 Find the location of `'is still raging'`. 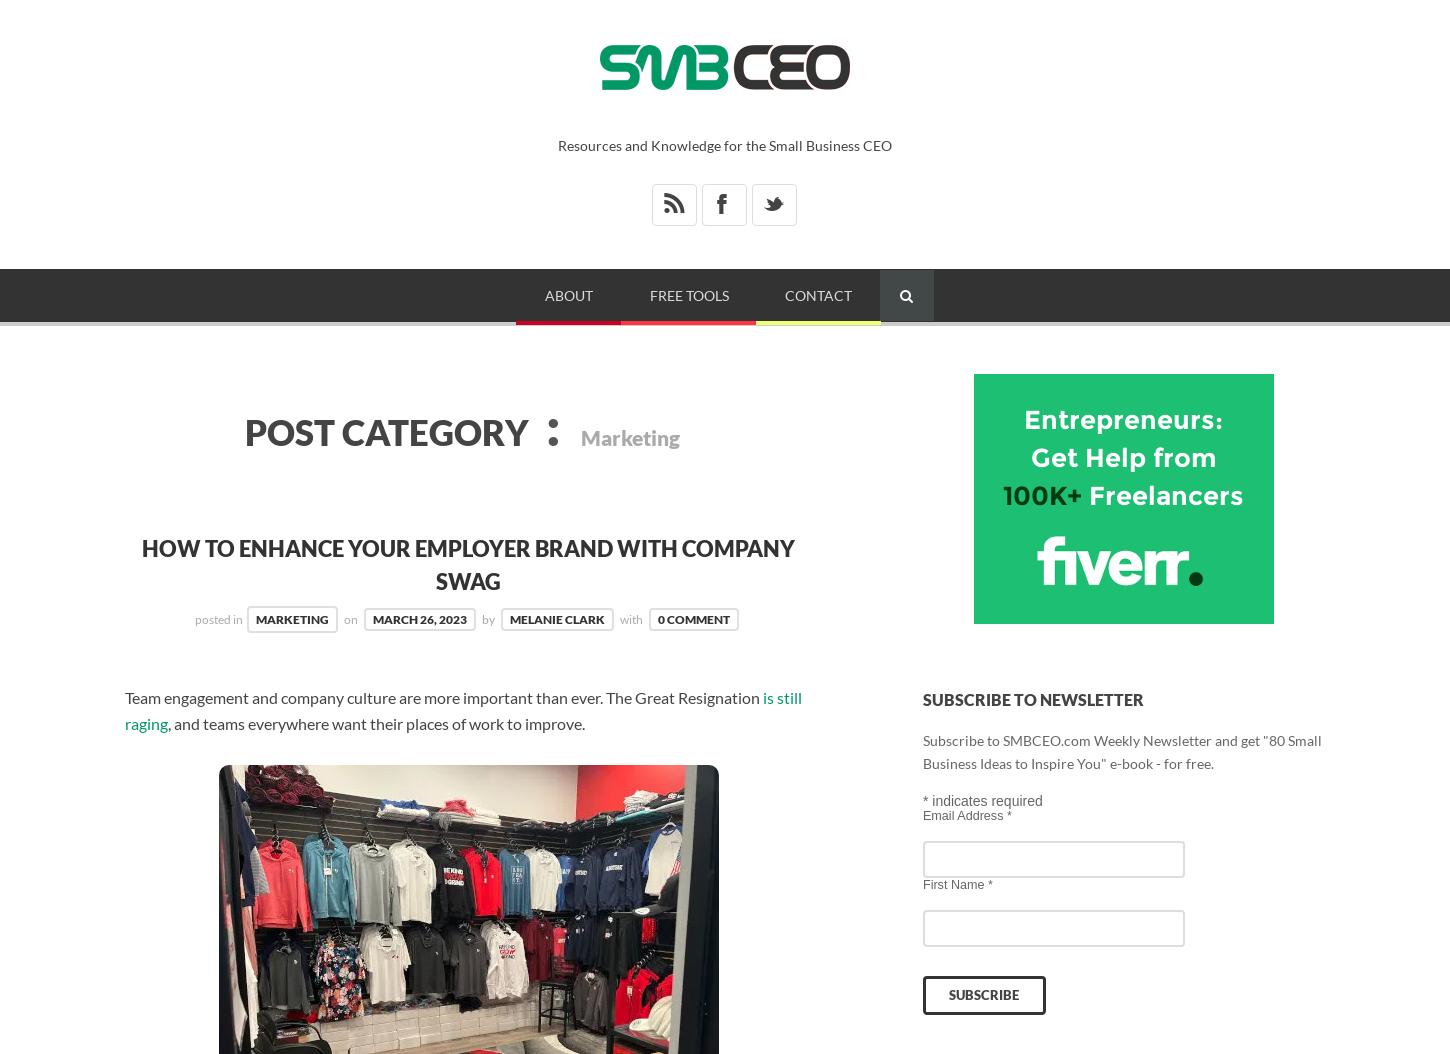

'is still raging' is located at coordinates (462, 709).